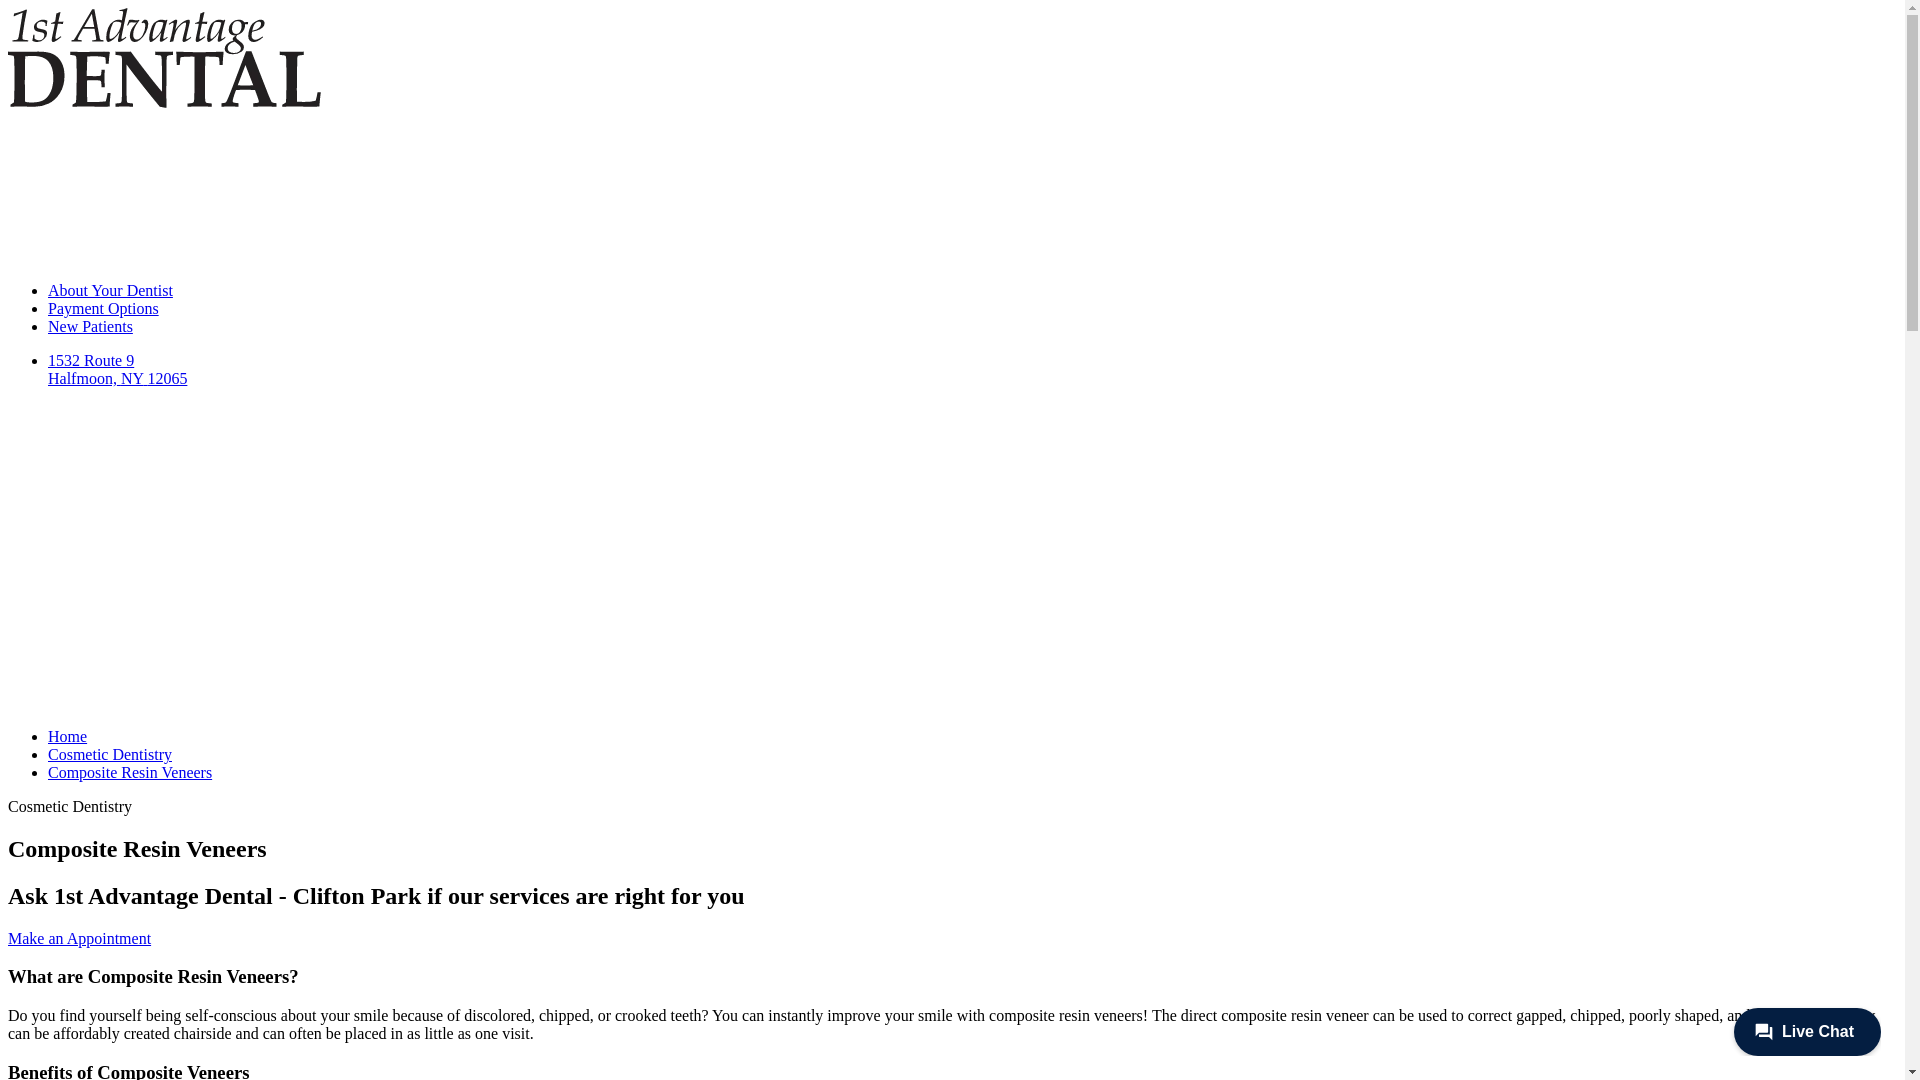 The height and width of the screenshot is (1080, 1920). Describe the element at coordinates (89, 325) in the screenshot. I see `'New Patients'` at that location.